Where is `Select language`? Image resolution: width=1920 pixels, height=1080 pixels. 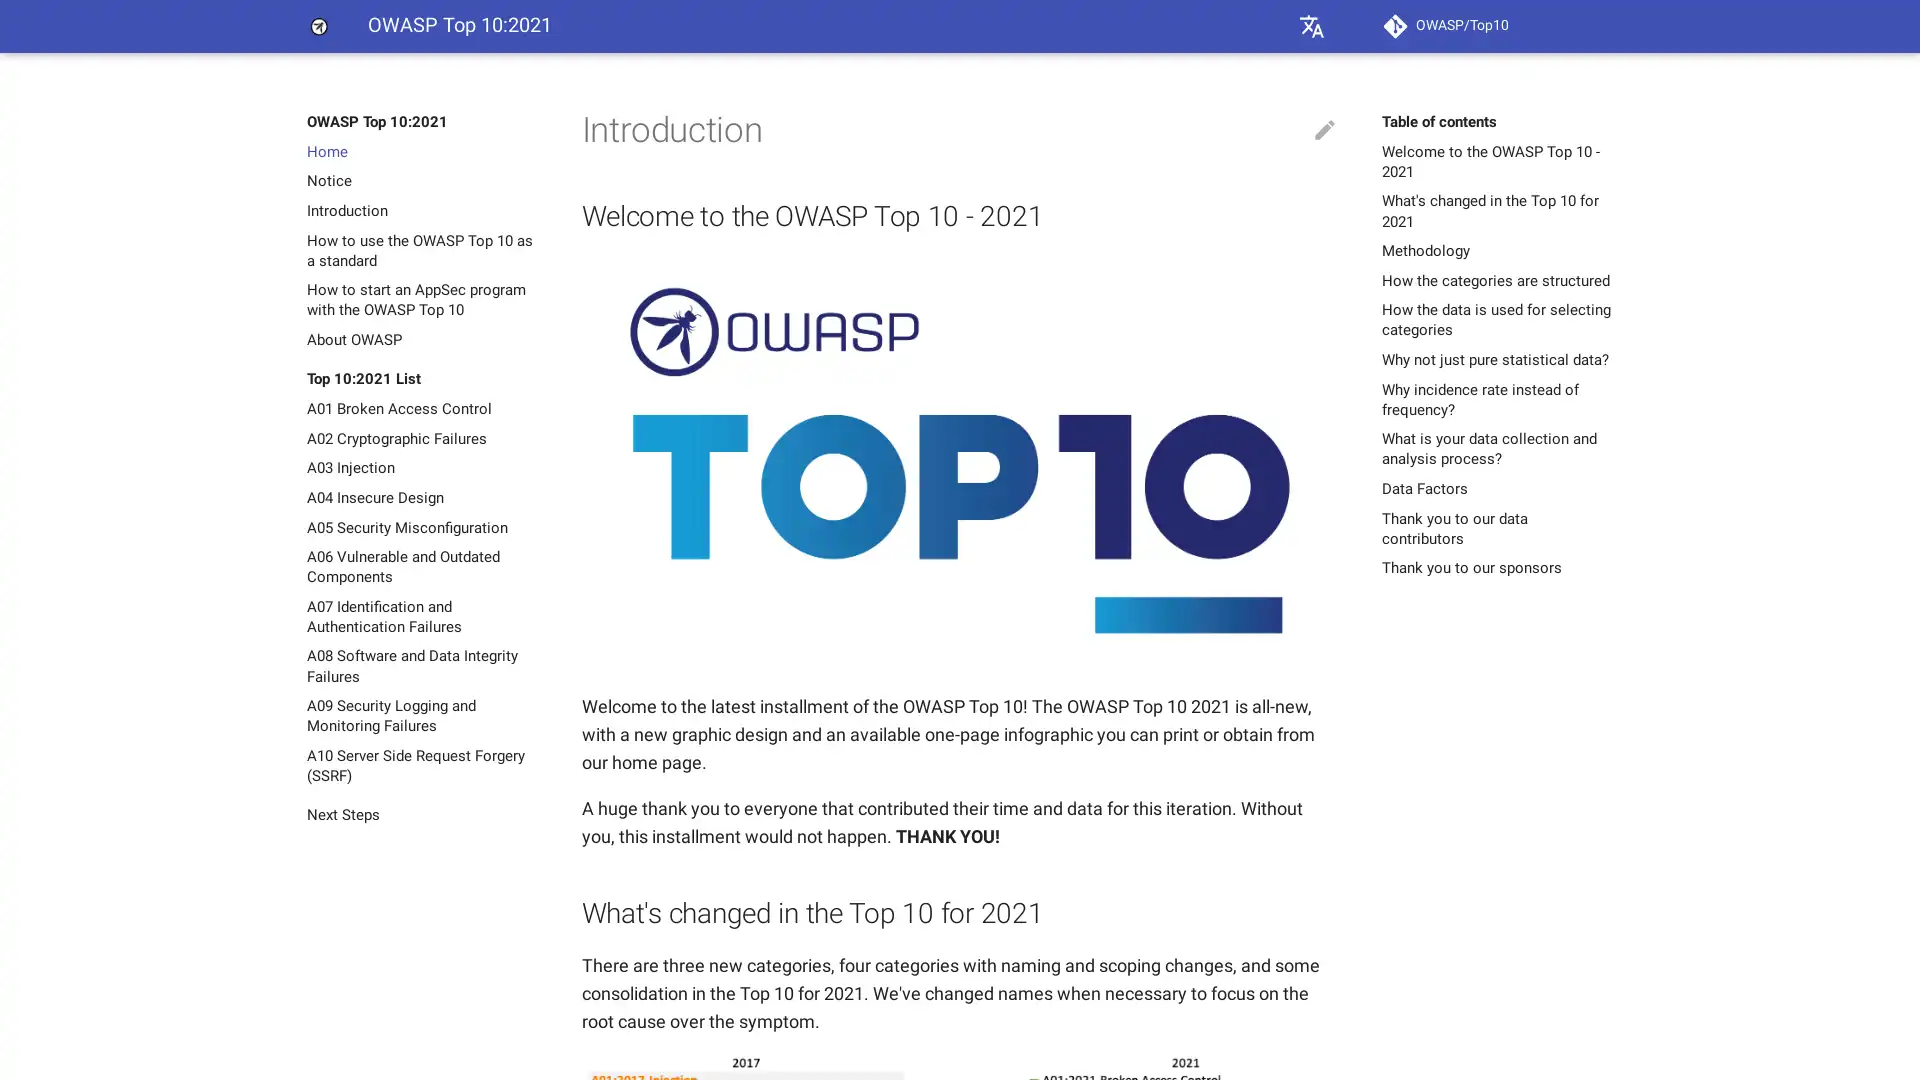
Select language is located at coordinates (1311, 26).